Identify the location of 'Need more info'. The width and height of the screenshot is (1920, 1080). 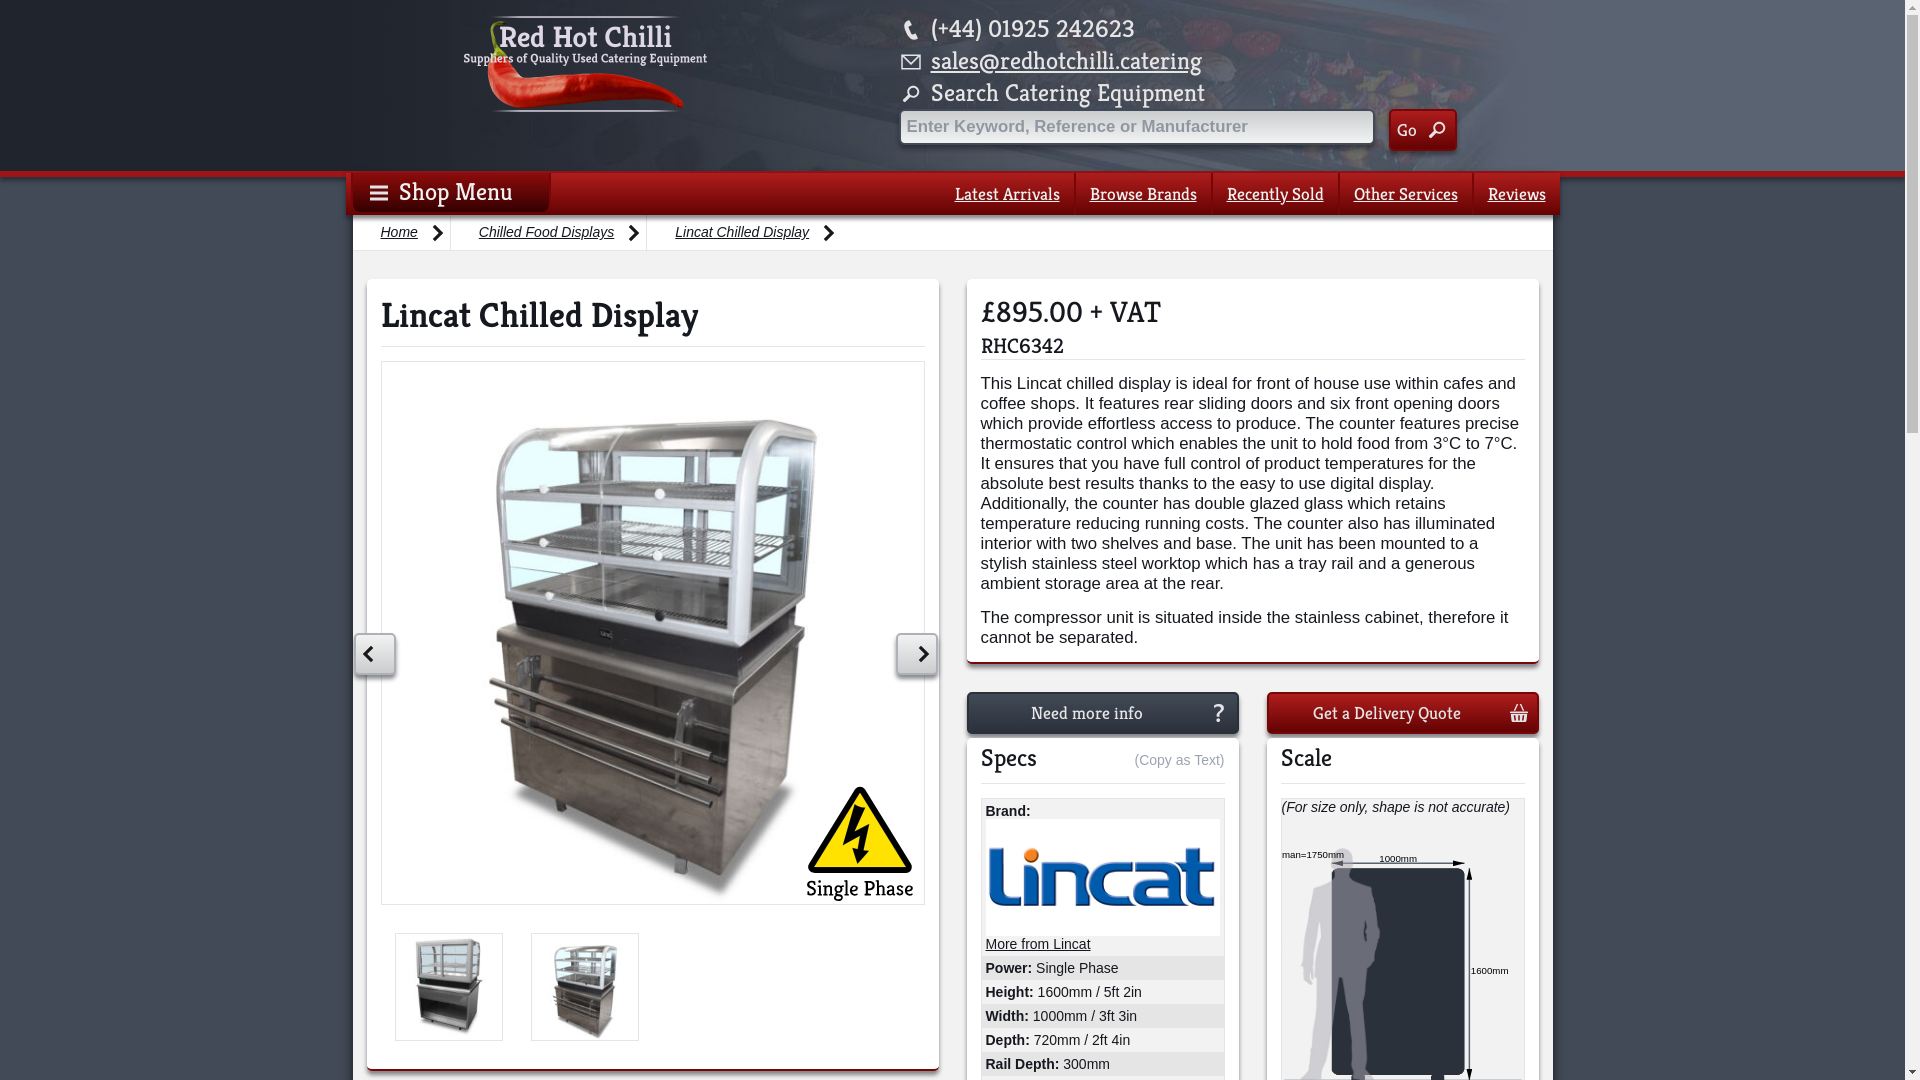
(1101, 712).